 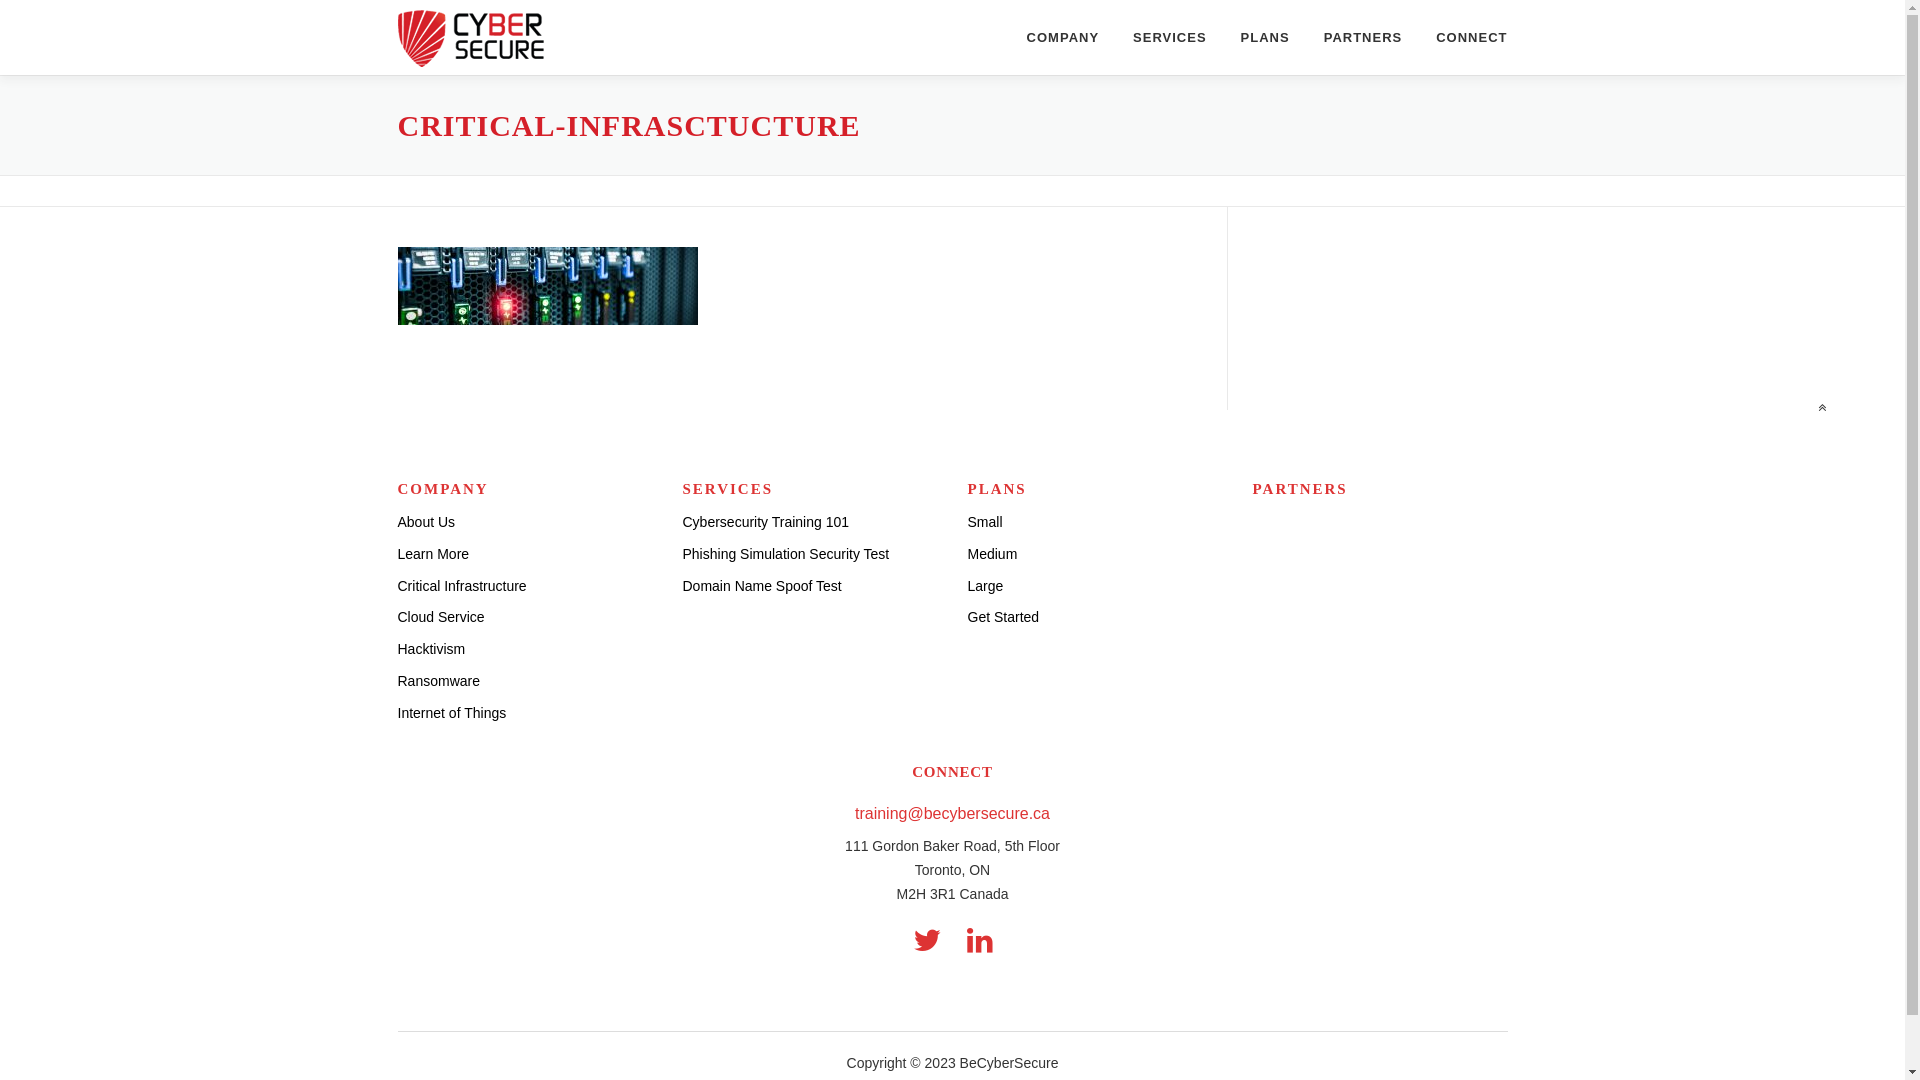 I want to click on 'Large', so click(x=985, y=585).